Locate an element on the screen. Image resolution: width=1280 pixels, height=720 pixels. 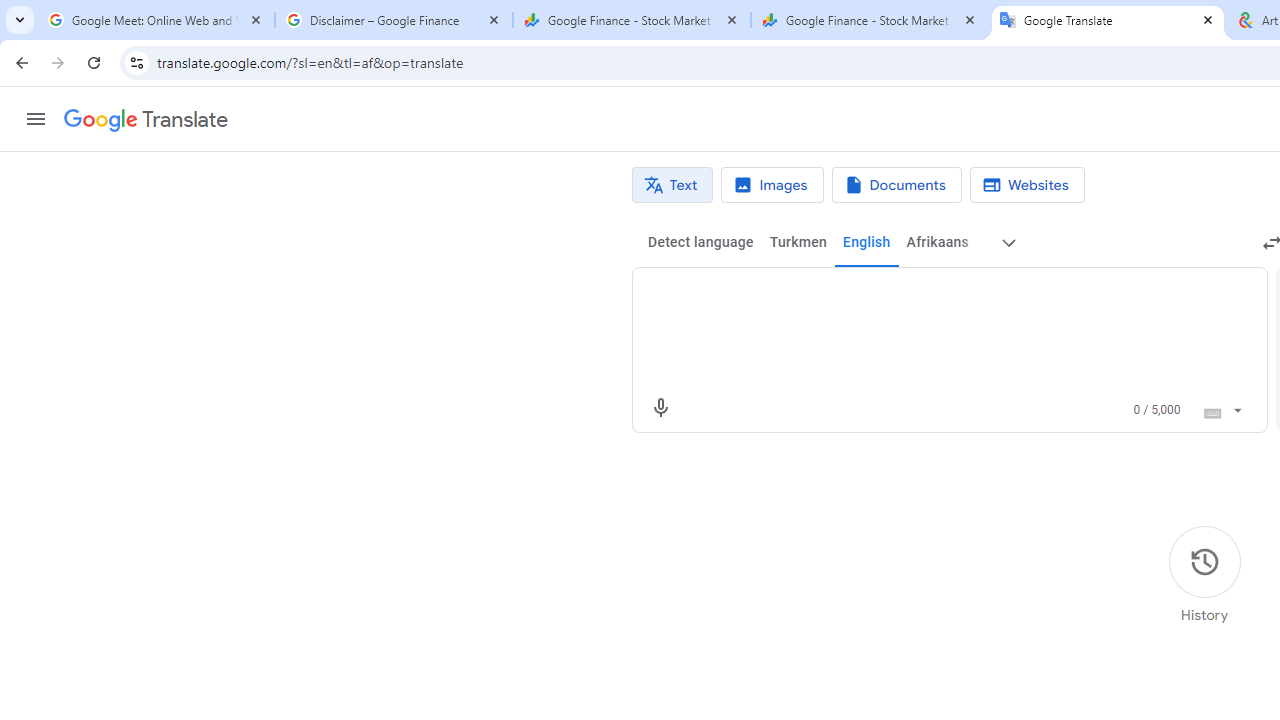
'Website translation' is located at coordinates (1027, 185).